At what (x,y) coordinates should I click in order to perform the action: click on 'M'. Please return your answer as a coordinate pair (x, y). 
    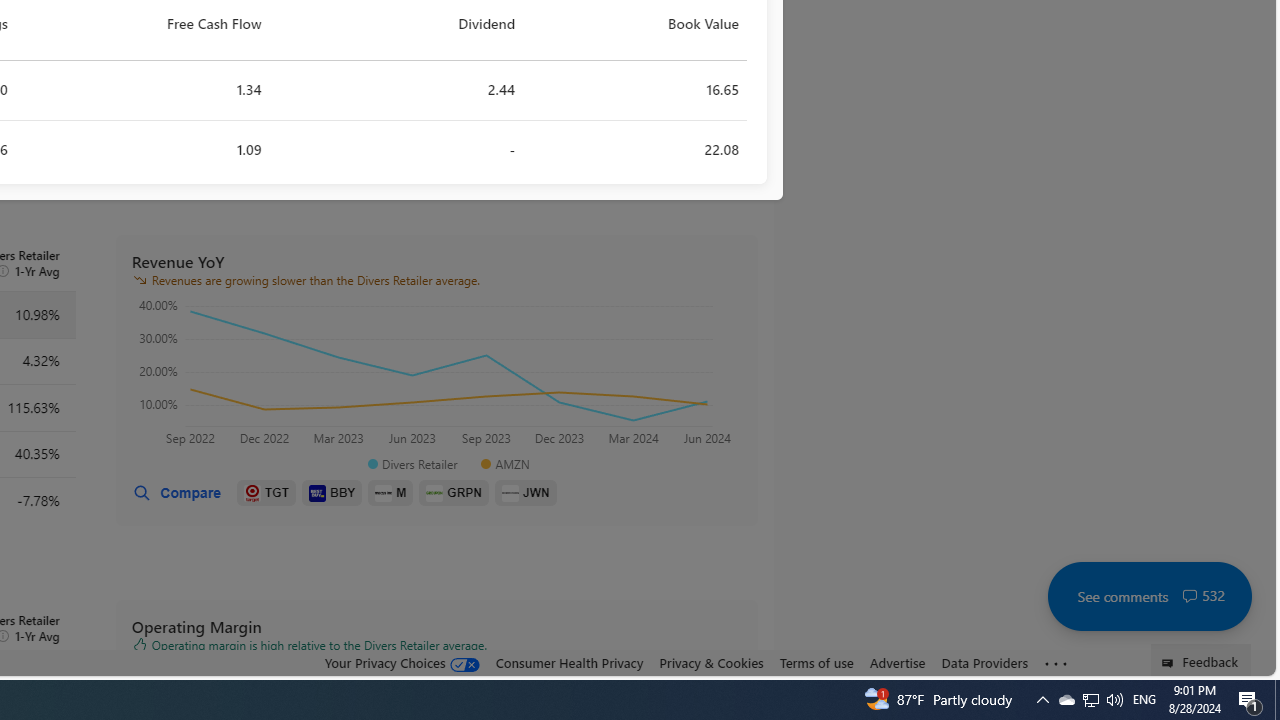
    Looking at the image, I should click on (391, 493).